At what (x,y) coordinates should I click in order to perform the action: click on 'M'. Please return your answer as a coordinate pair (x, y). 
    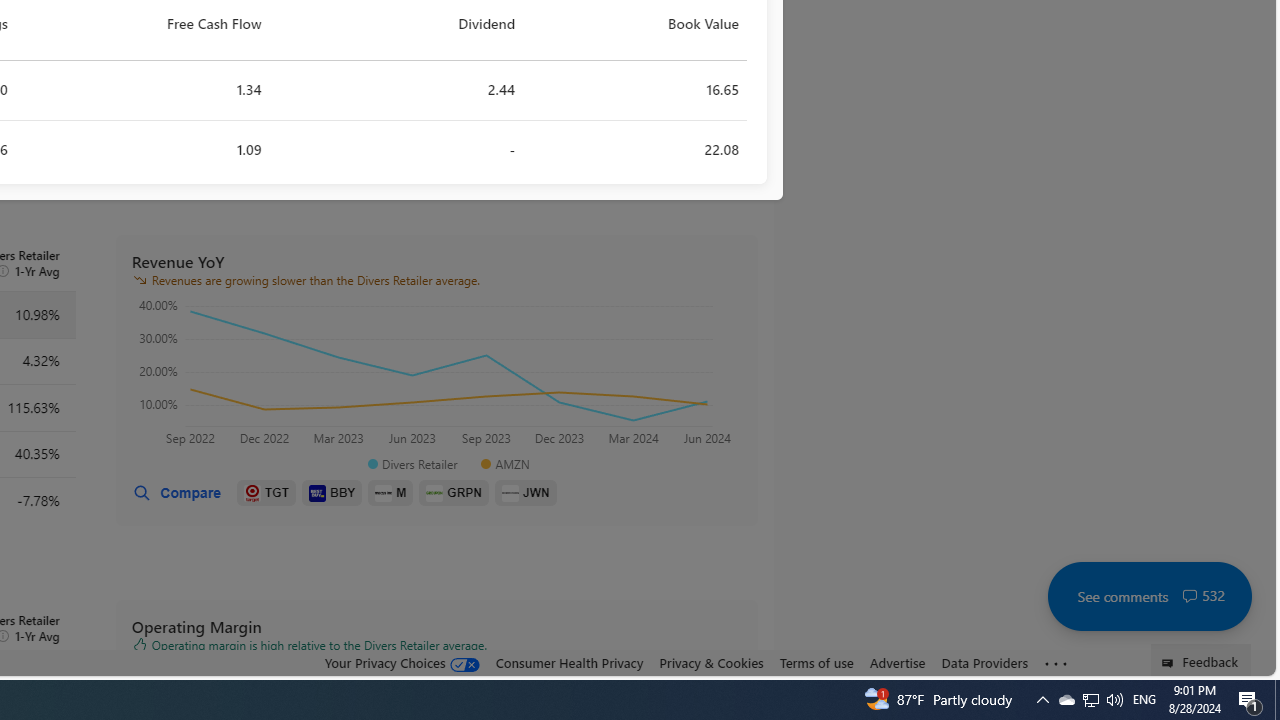
    Looking at the image, I should click on (391, 493).